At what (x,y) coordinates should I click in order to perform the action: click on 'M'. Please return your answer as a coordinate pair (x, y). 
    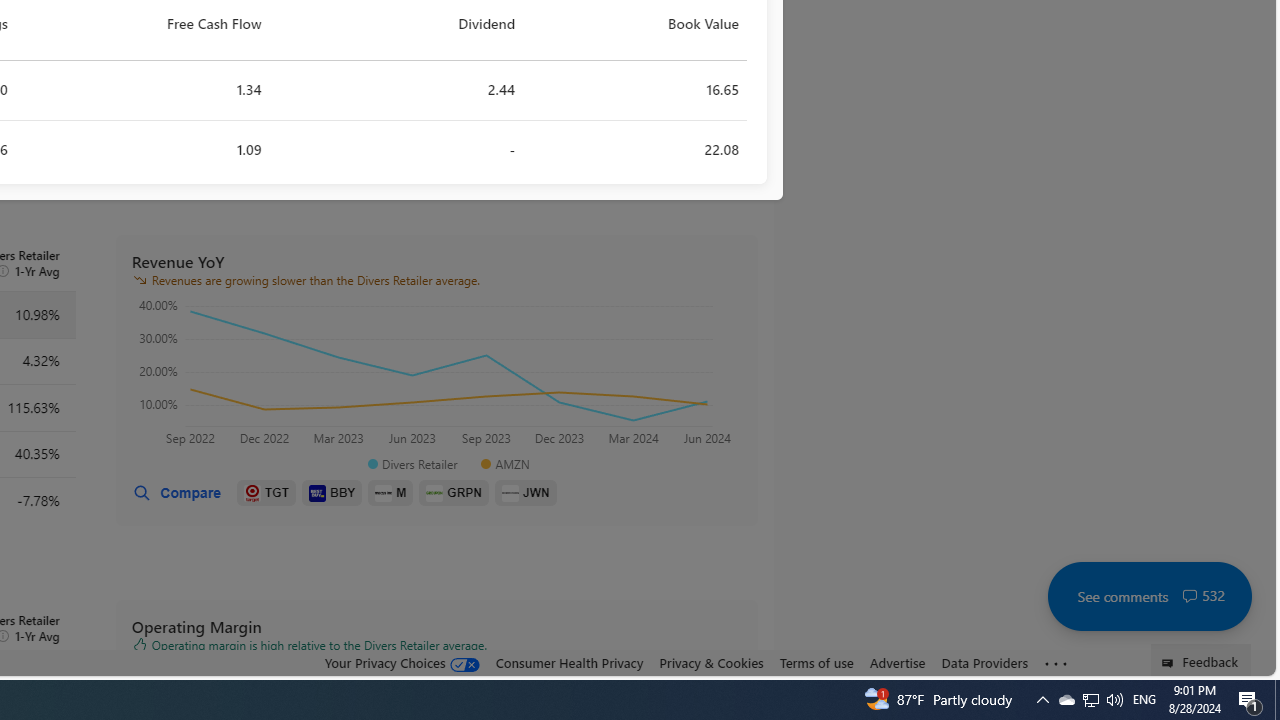
    Looking at the image, I should click on (391, 493).